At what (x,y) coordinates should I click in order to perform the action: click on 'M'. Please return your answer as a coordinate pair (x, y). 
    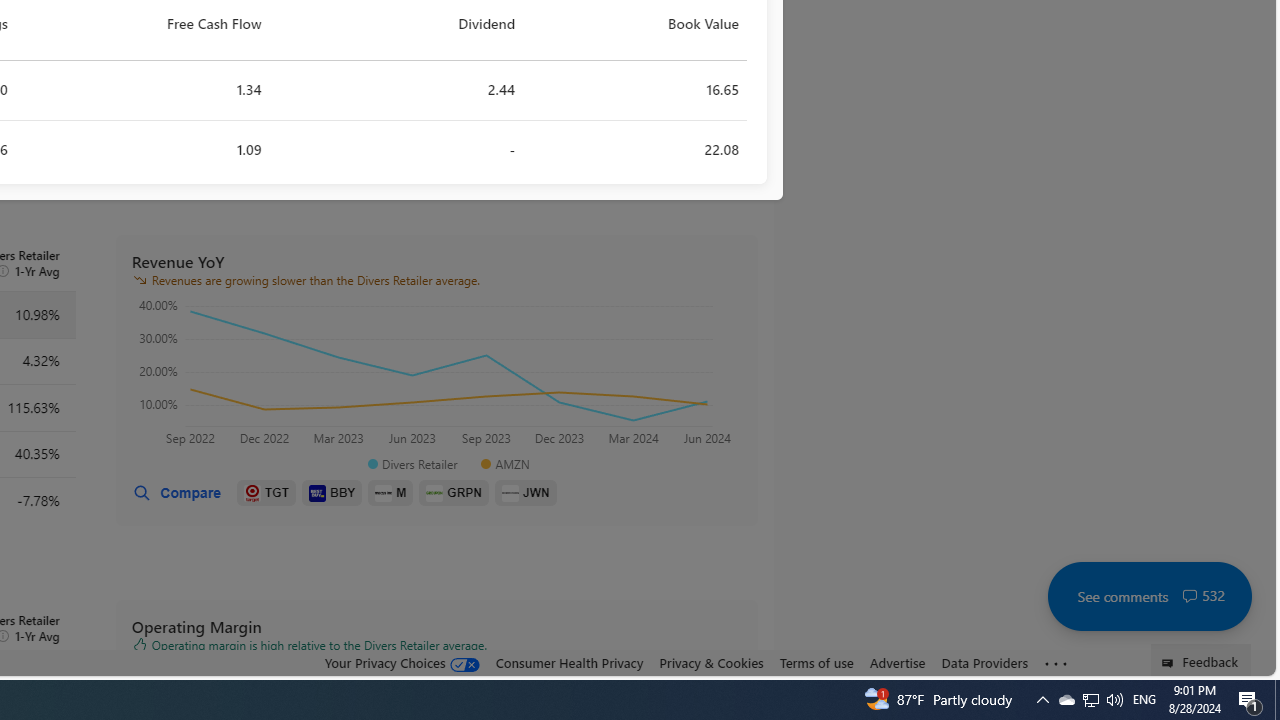
    Looking at the image, I should click on (391, 493).